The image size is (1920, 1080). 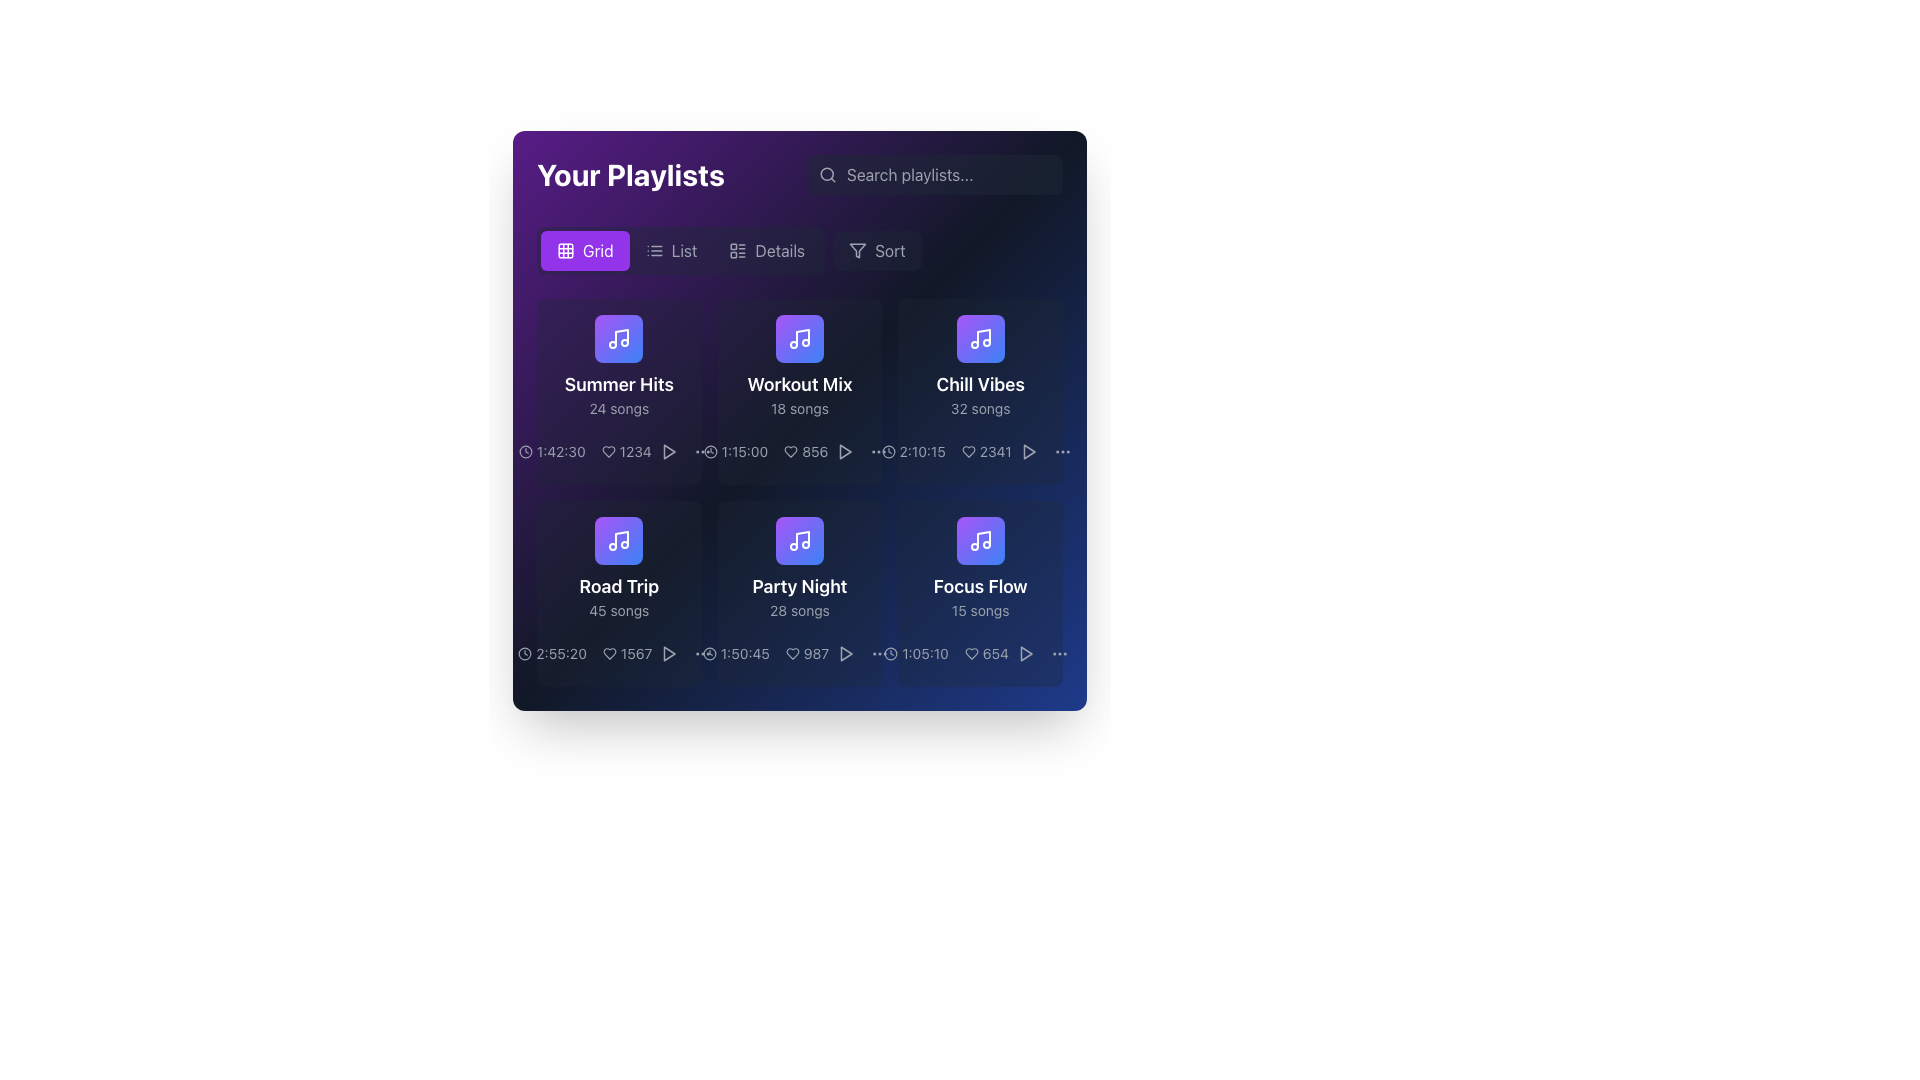 What do you see at coordinates (668, 451) in the screenshot?
I see `the playback button located in the first playlist card under the 'Summer Hits' title, next to '1234'` at bounding box center [668, 451].